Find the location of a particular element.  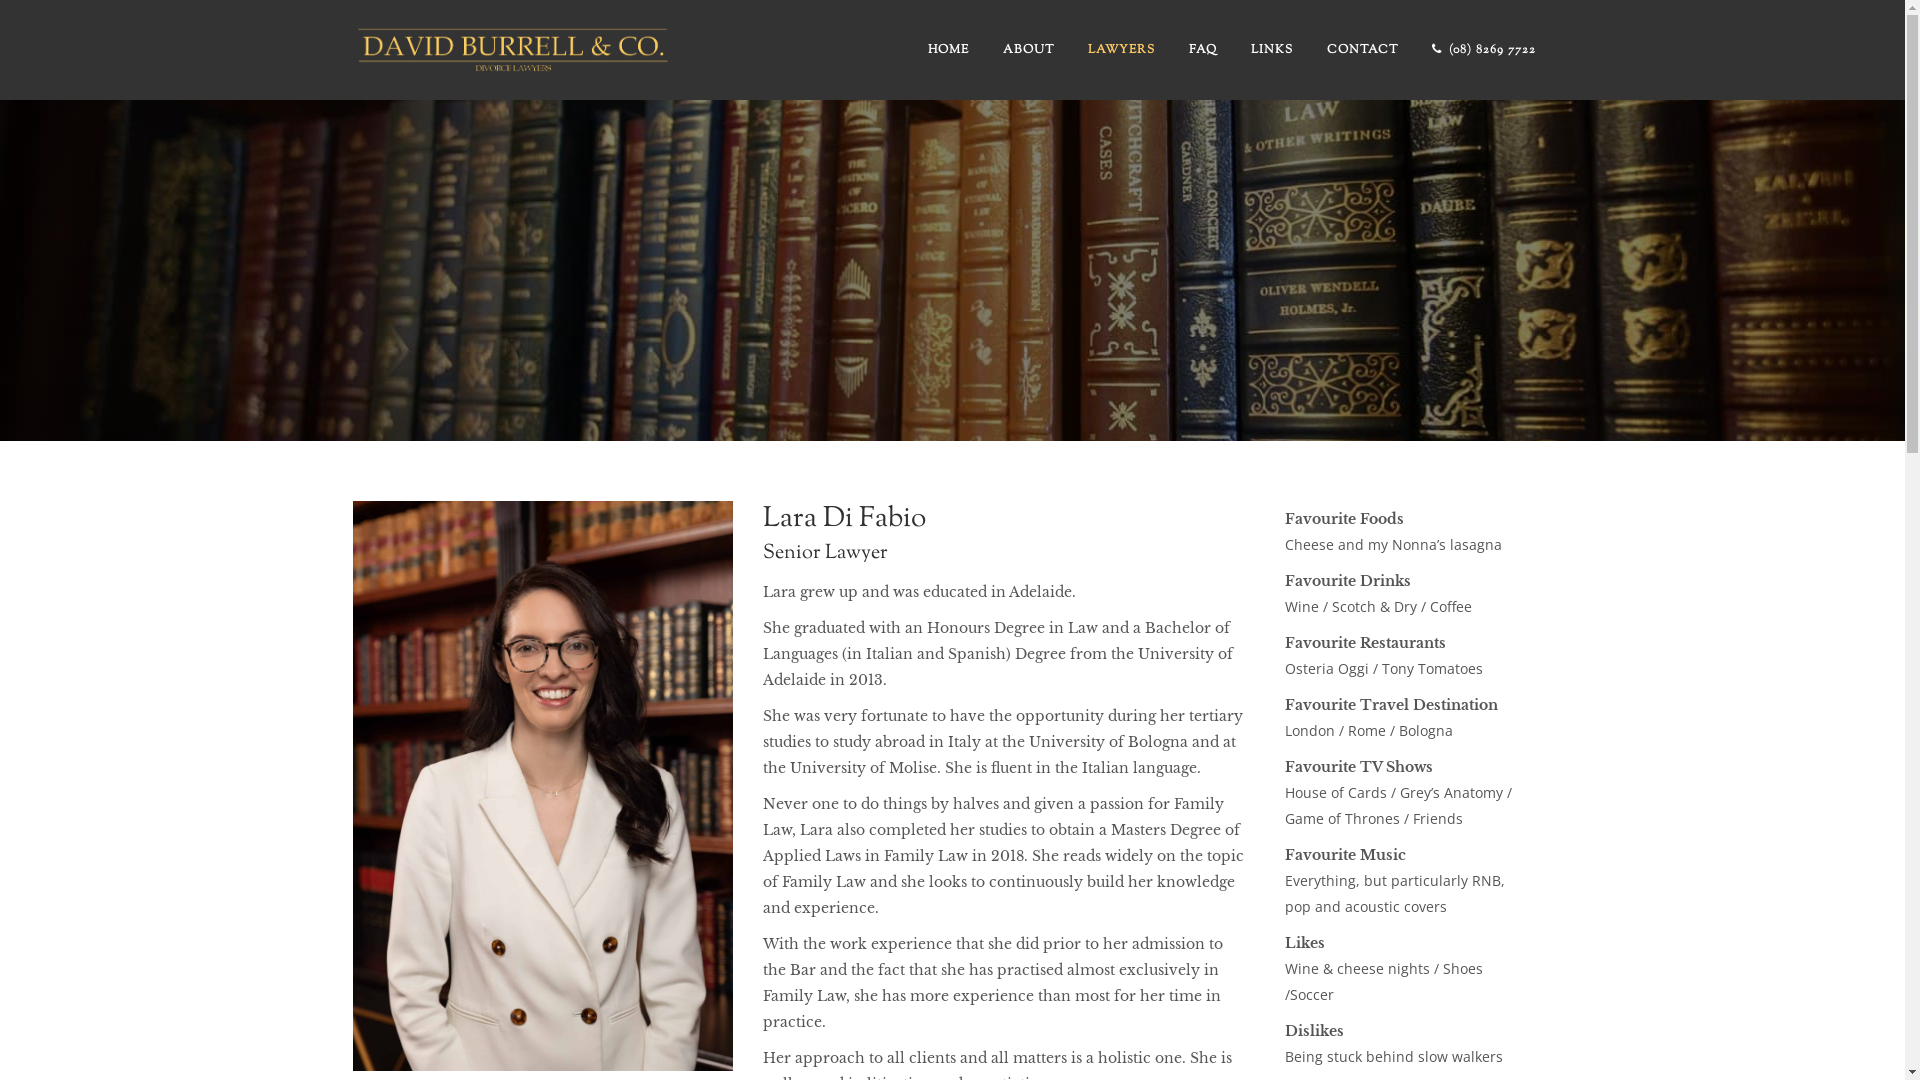

'LINKS' is located at coordinates (1271, 49).